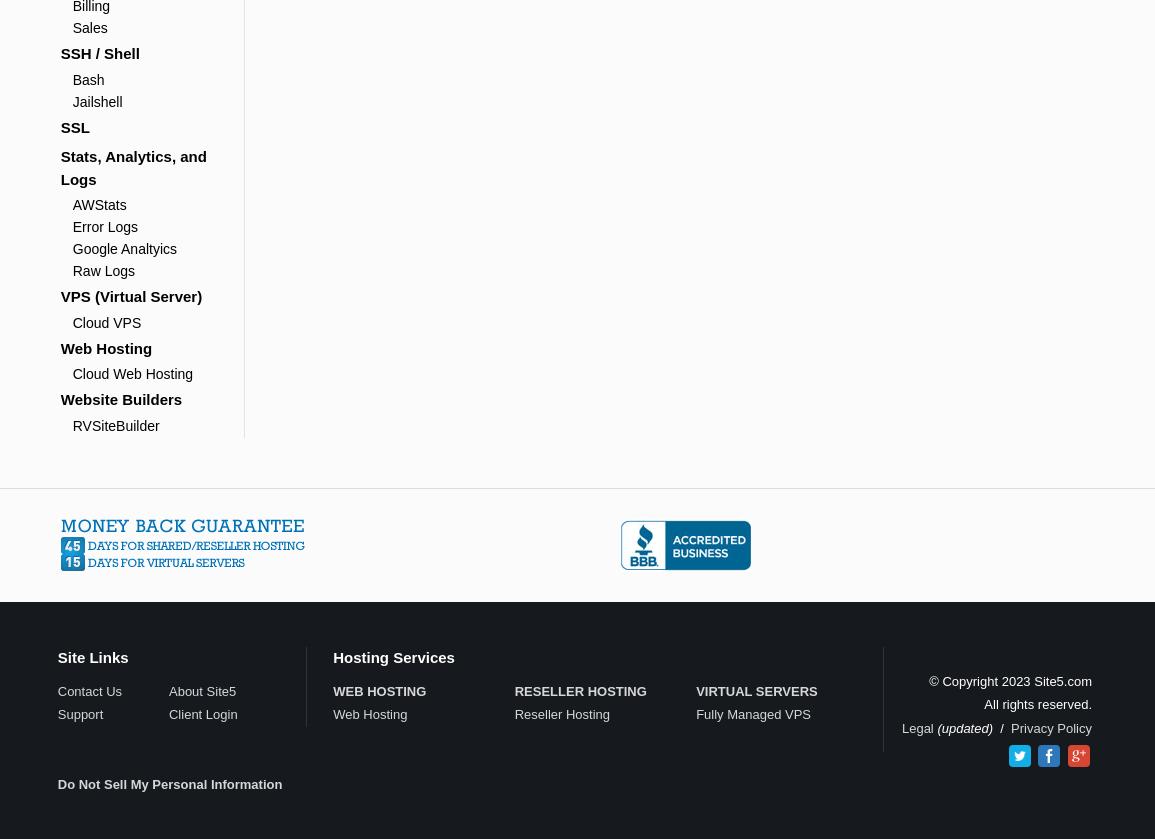 The width and height of the screenshot is (1155, 839). I want to click on 'Privacy Policy', so click(1050, 726).